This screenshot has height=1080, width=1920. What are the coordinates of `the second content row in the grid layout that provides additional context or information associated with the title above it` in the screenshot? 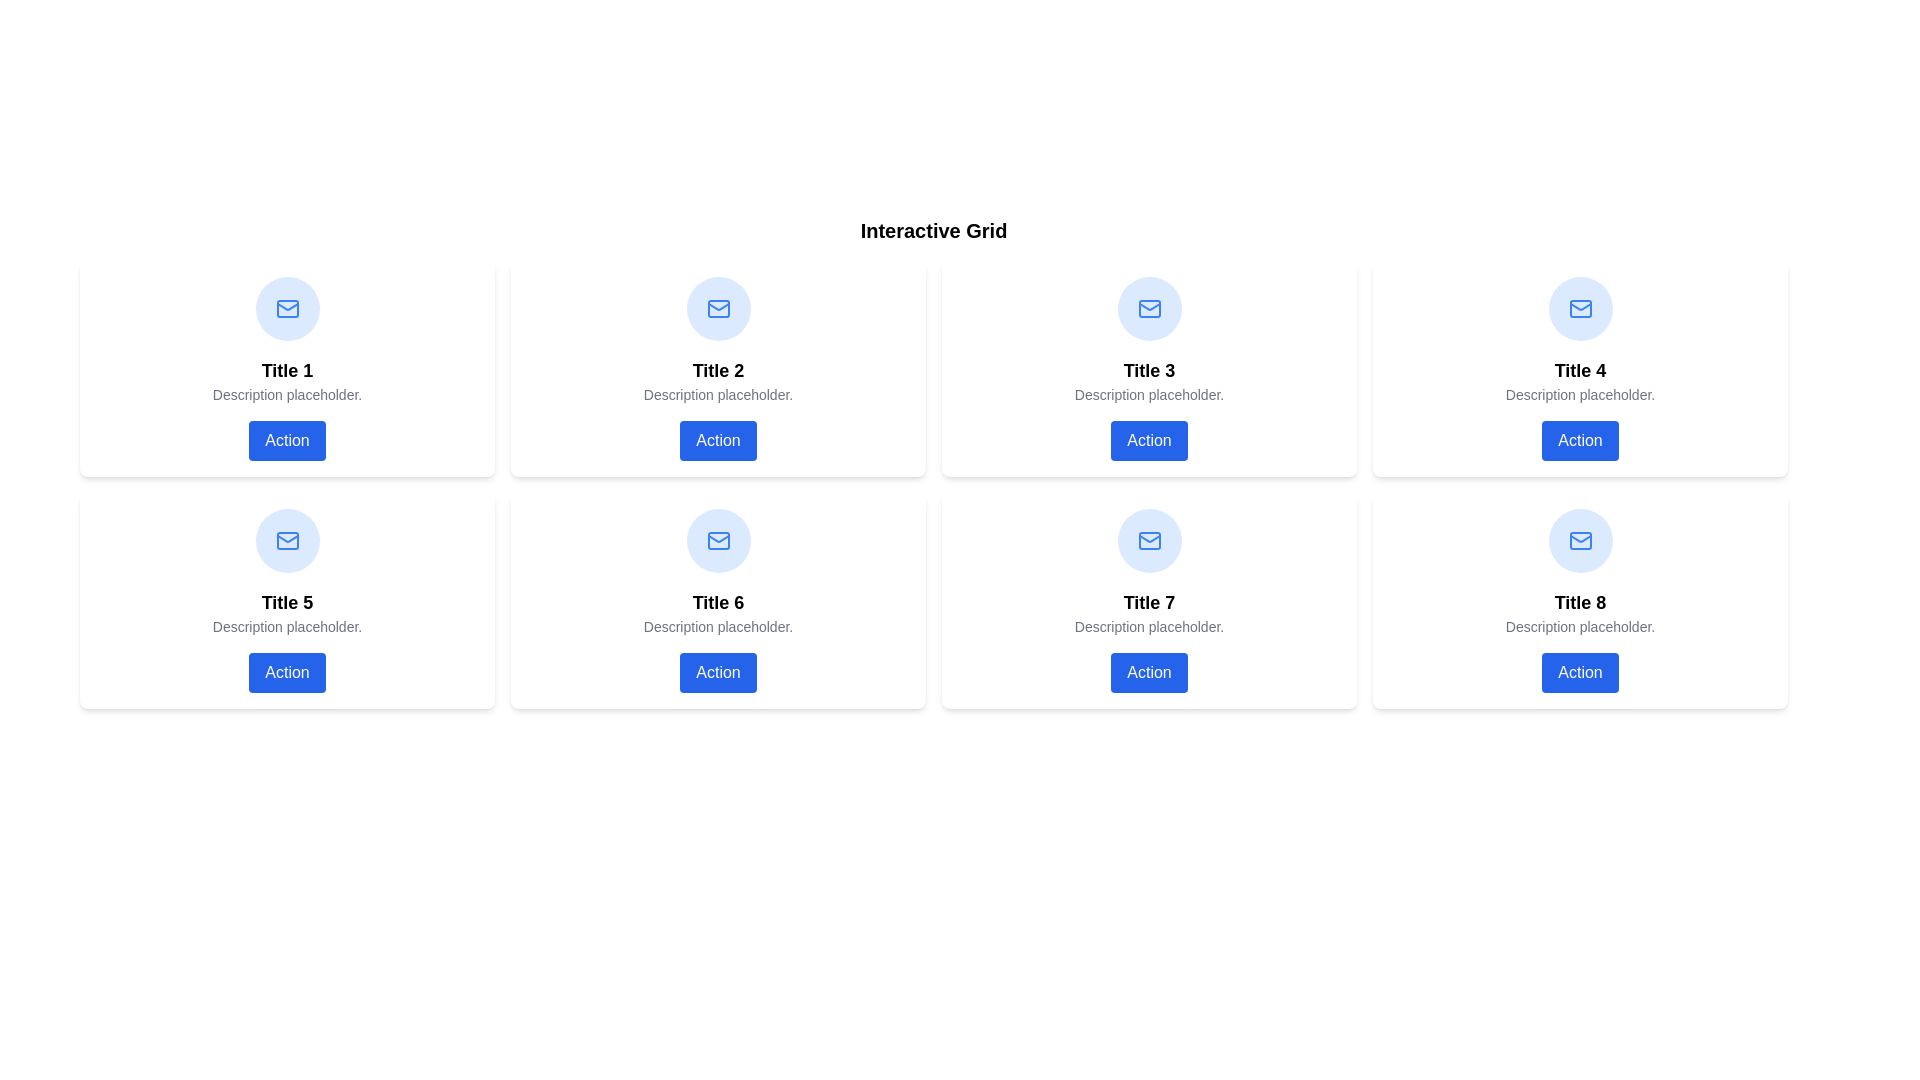 It's located at (718, 394).